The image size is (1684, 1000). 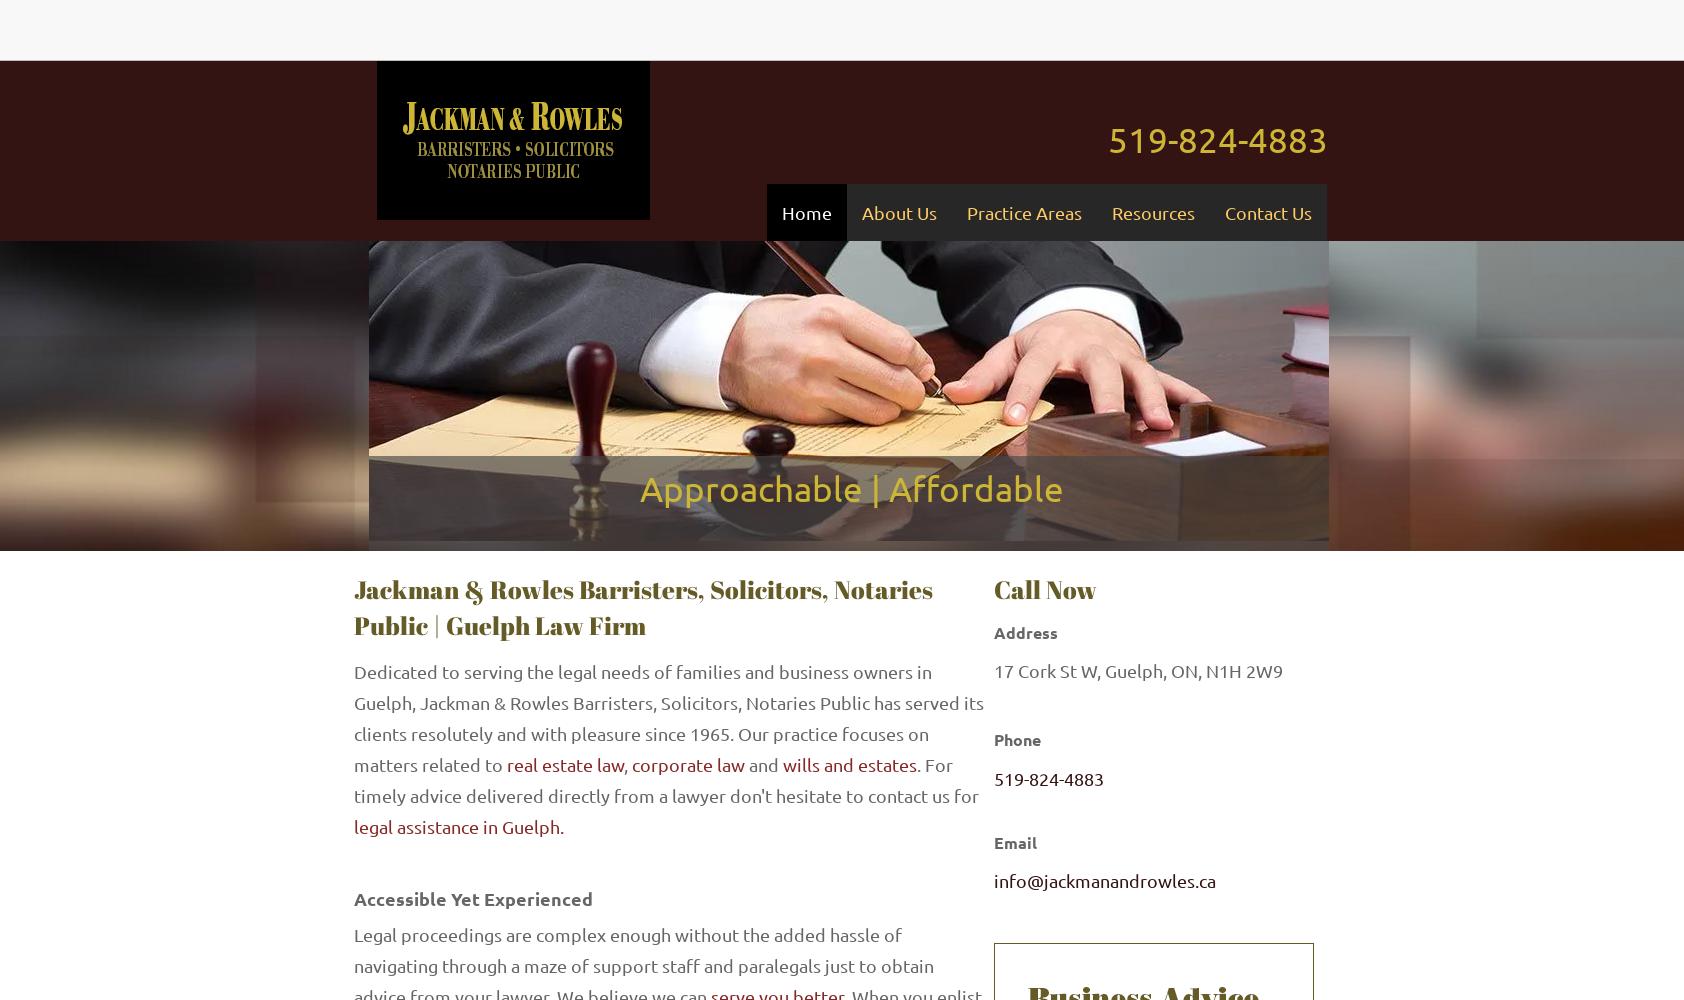 I want to click on 'Resources', so click(x=1152, y=211).